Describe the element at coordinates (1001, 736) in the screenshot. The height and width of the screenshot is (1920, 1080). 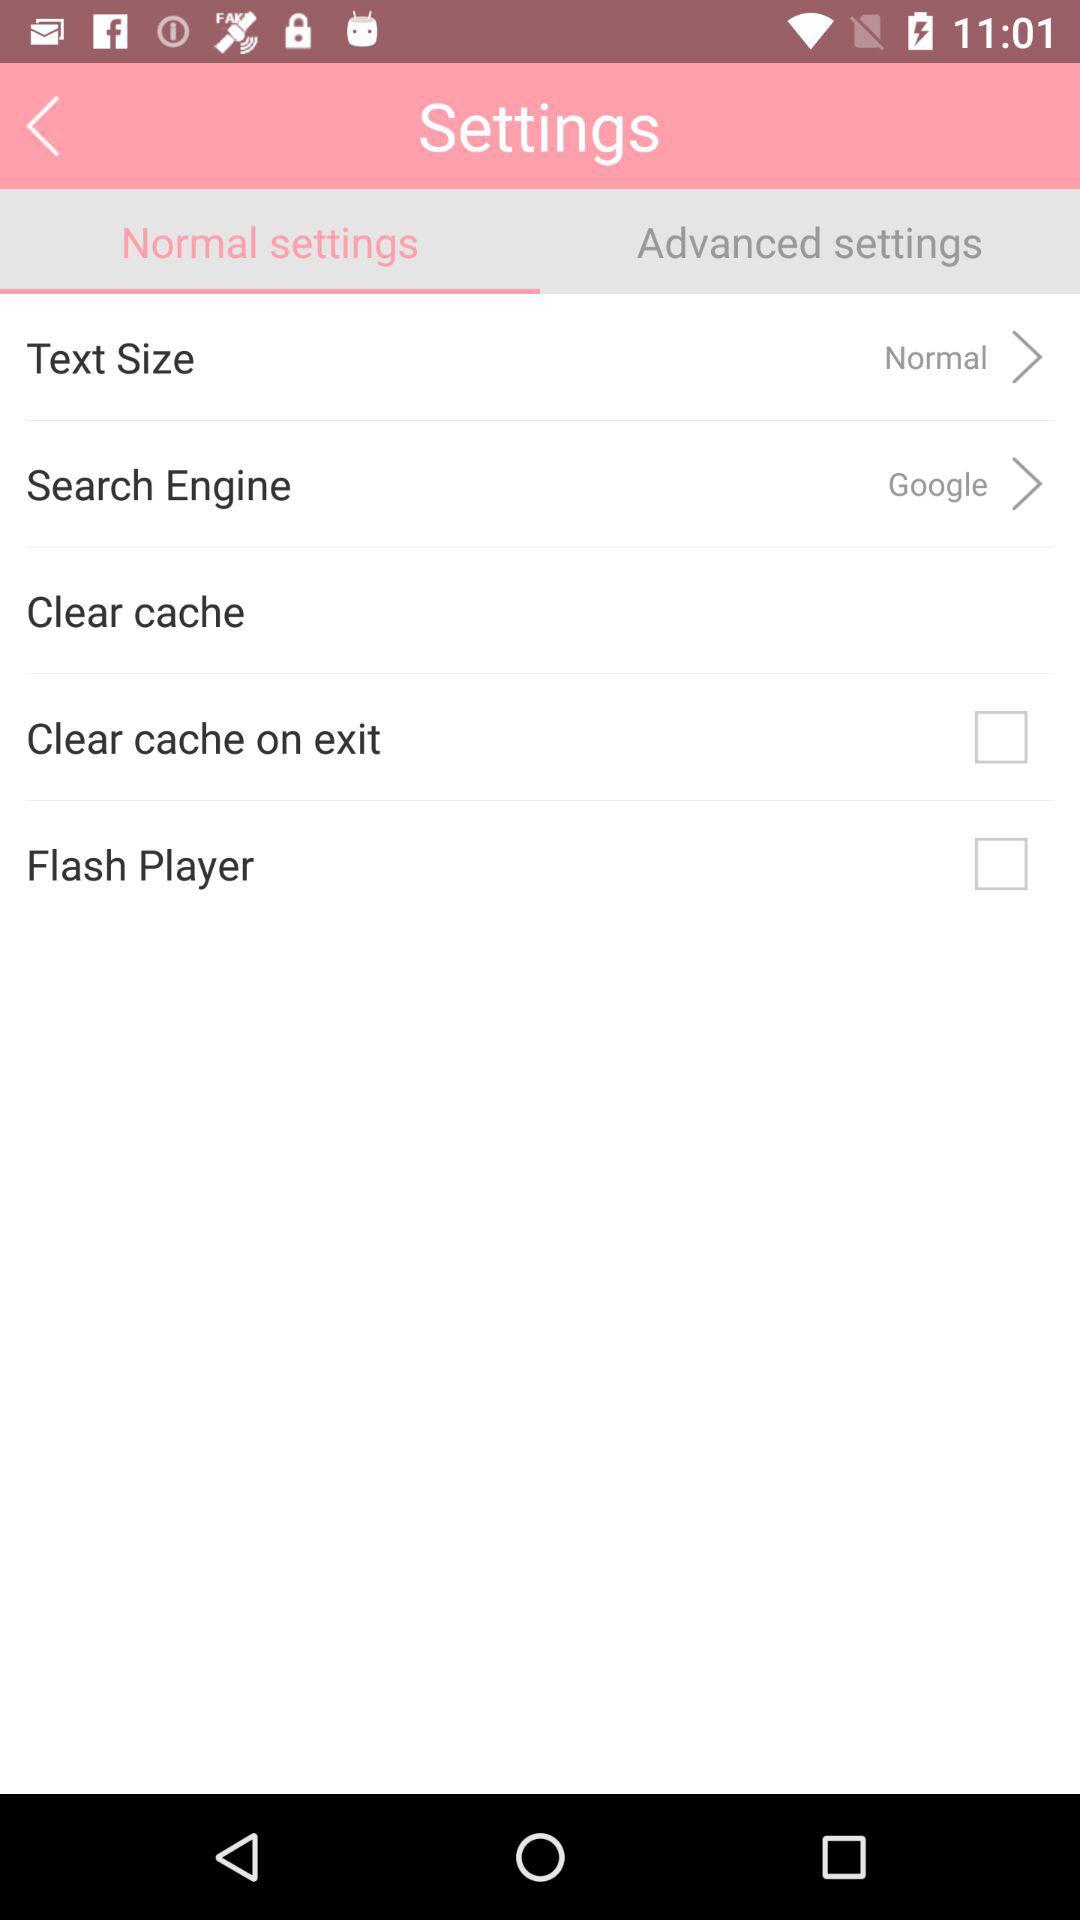
I see `clear cache on exit option` at that location.